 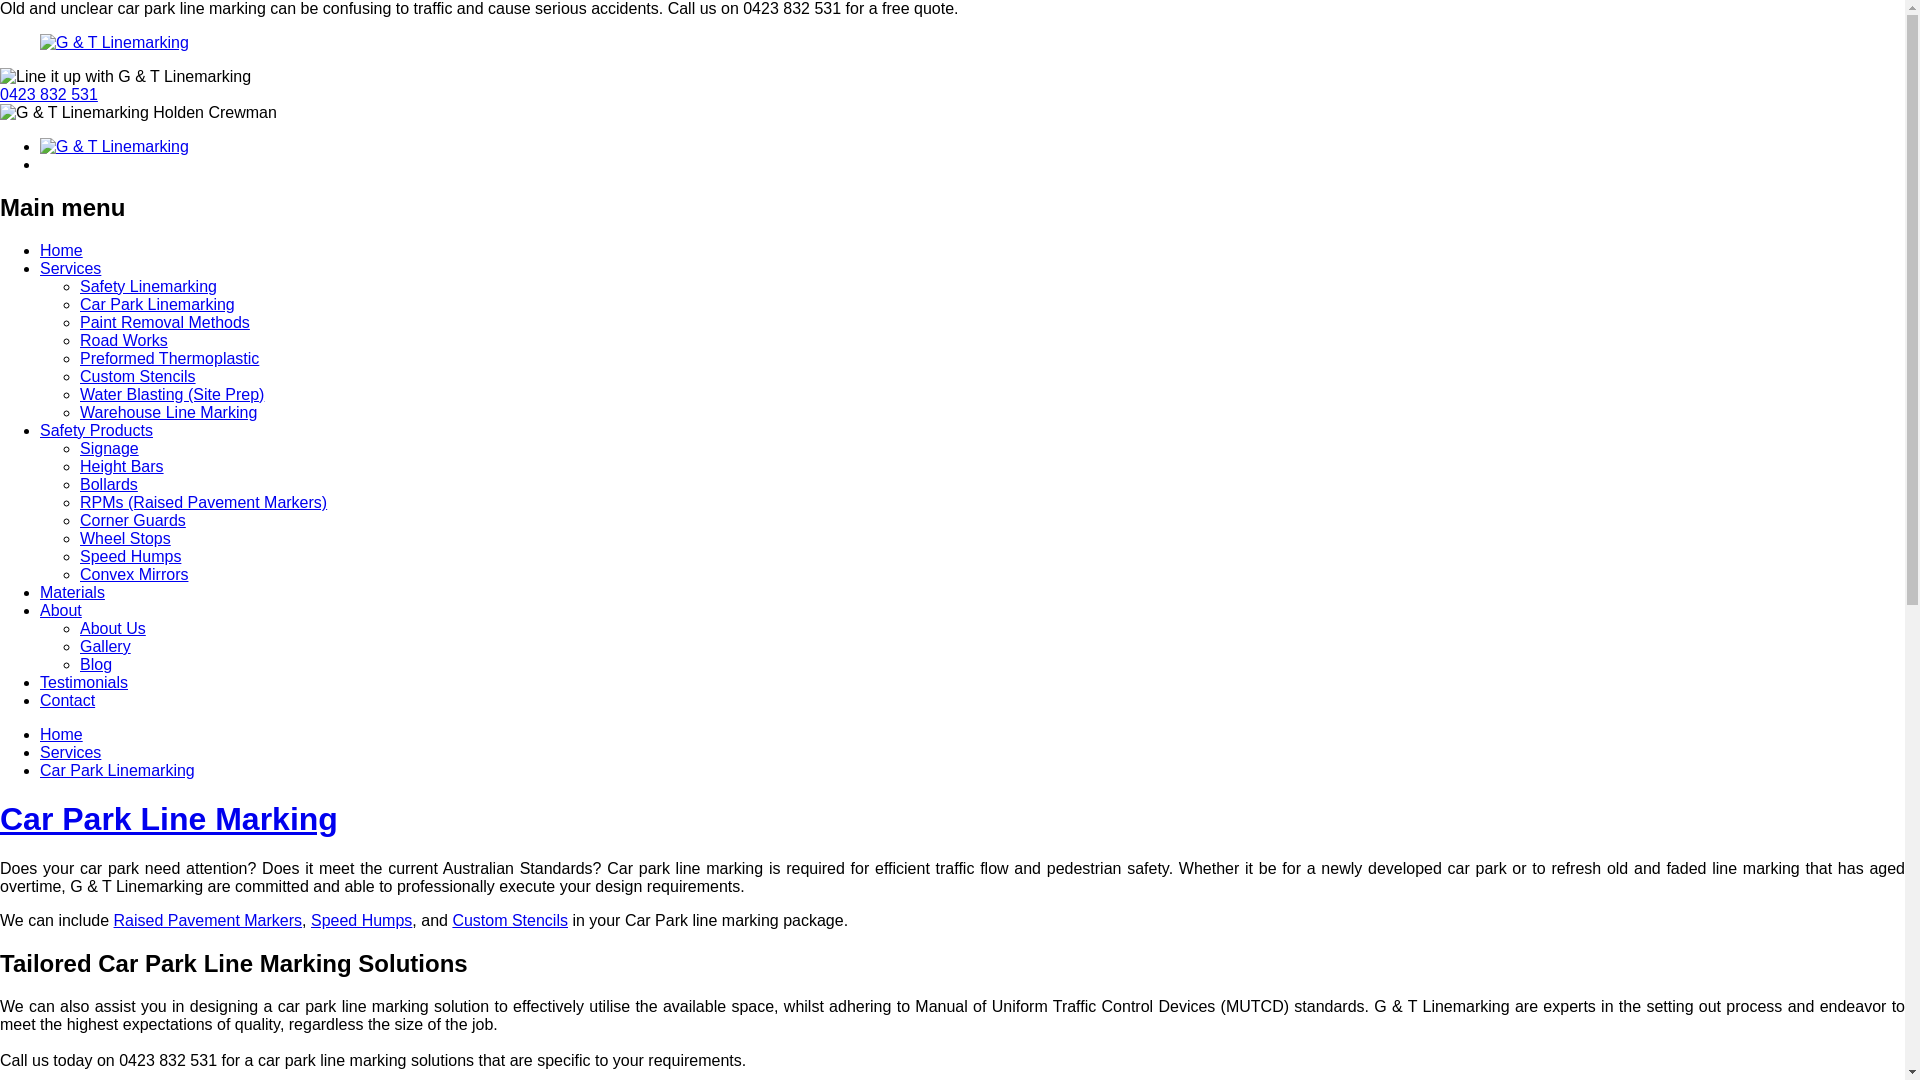 I want to click on 'Contact', so click(x=67, y=699).